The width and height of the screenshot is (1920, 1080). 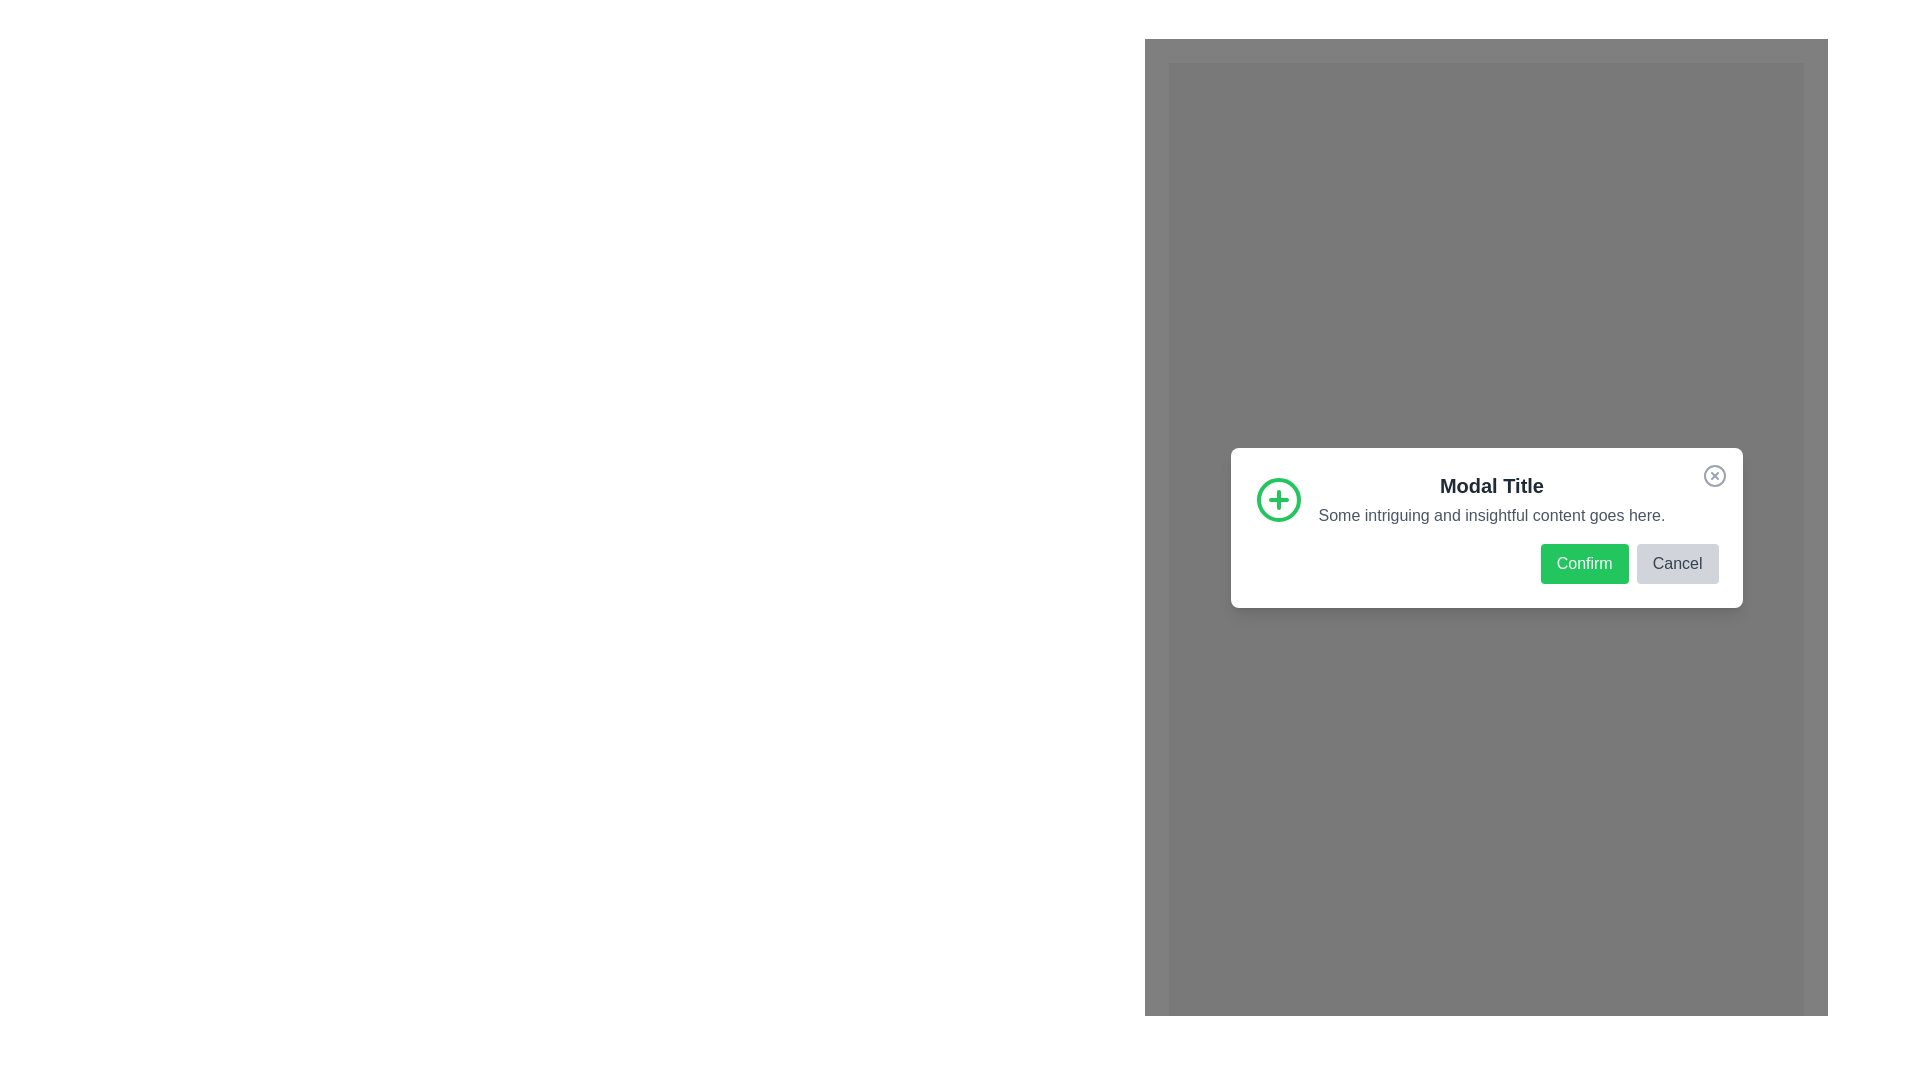 What do you see at coordinates (1492, 485) in the screenshot?
I see `bold text element titled 'Modal Title' located centrally at the top of the modal dialog for context` at bounding box center [1492, 485].